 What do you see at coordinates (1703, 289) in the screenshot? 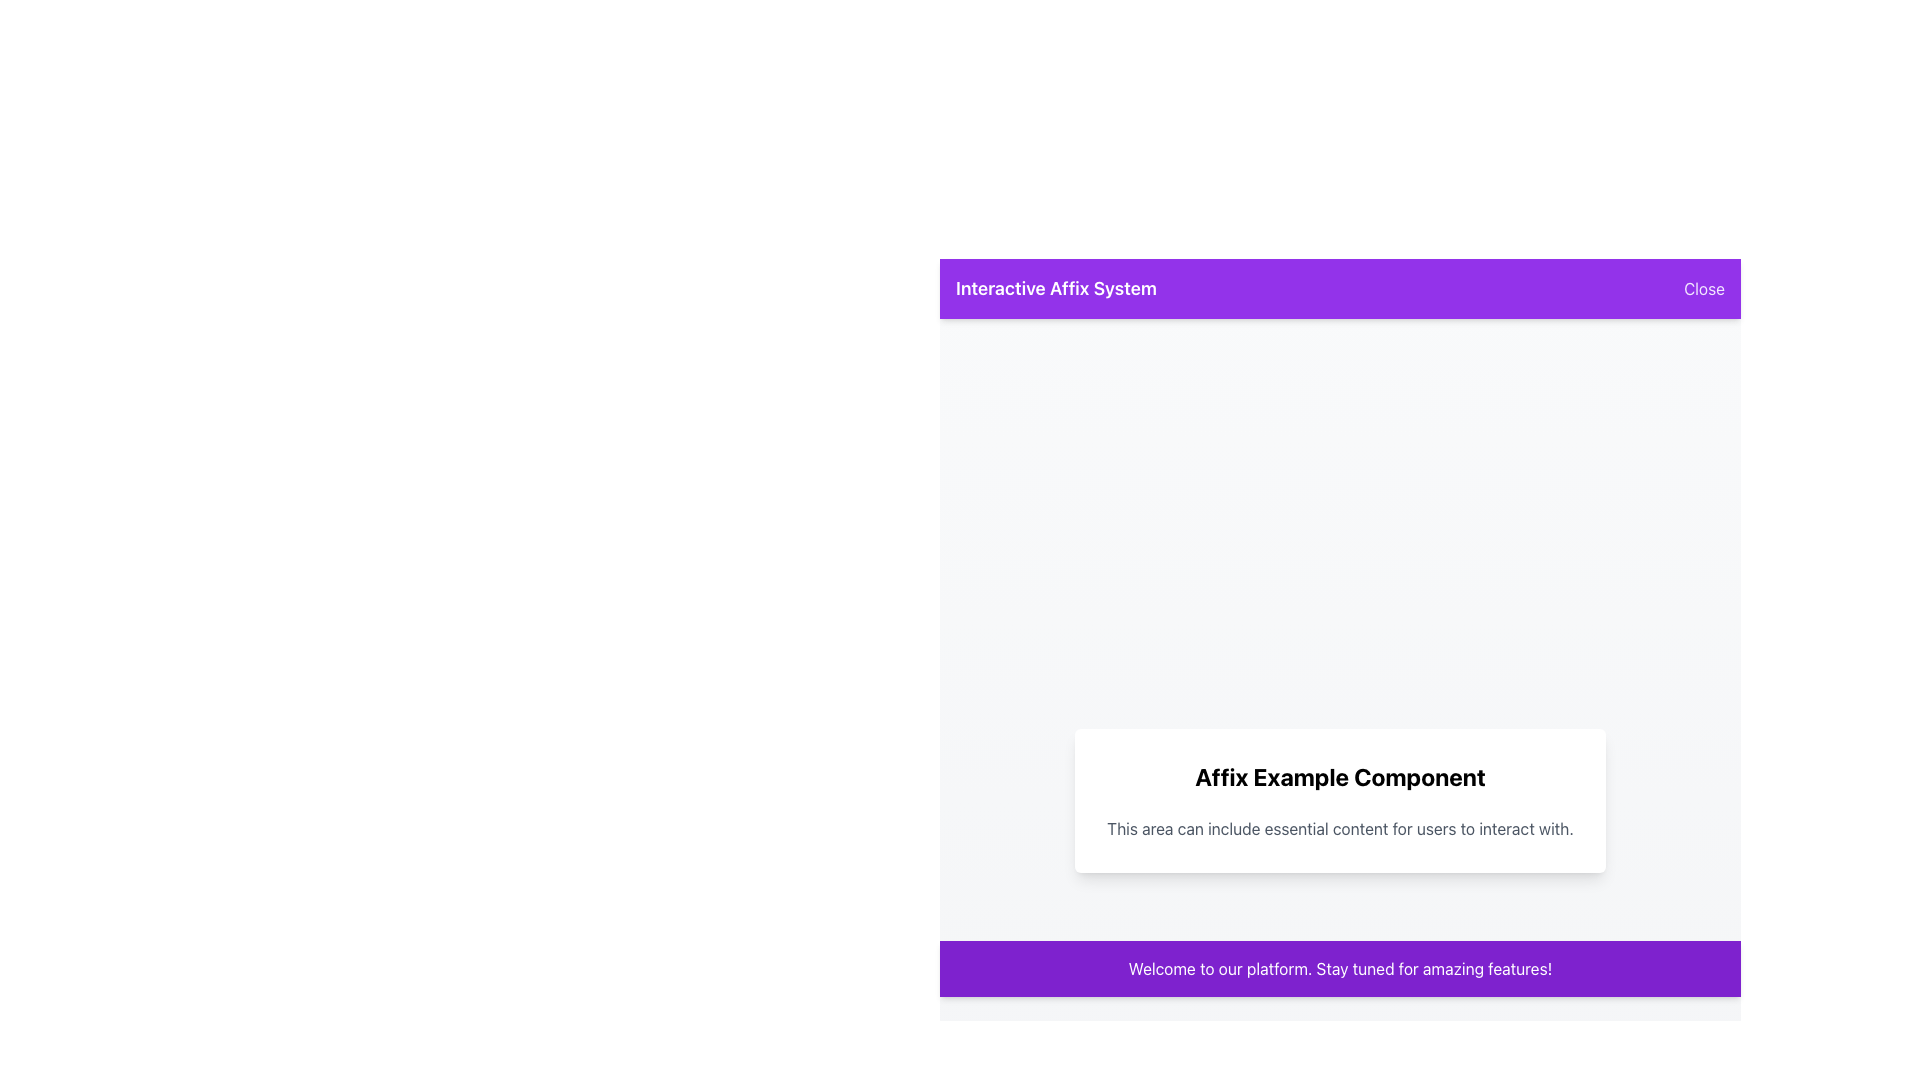
I see `the closing button located at the upper-right corner of the 'Interactive Affix System' purple bar` at bounding box center [1703, 289].